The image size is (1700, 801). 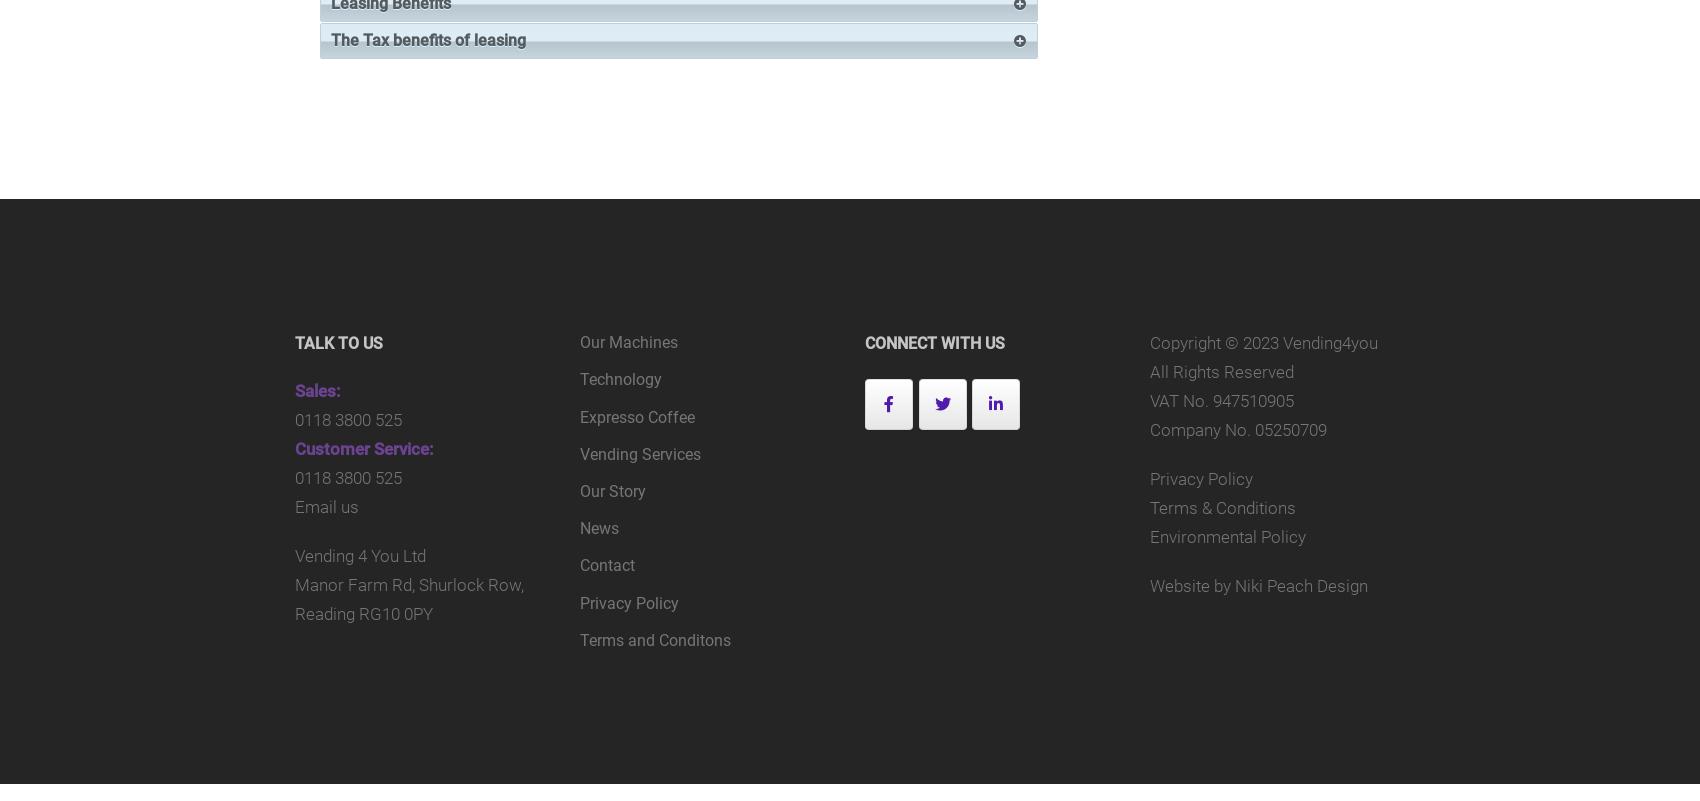 What do you see at coordinates (1150, 428) in the screenshot?
I see `'Company No. 05250709'` at bounding box center [1150, 428].